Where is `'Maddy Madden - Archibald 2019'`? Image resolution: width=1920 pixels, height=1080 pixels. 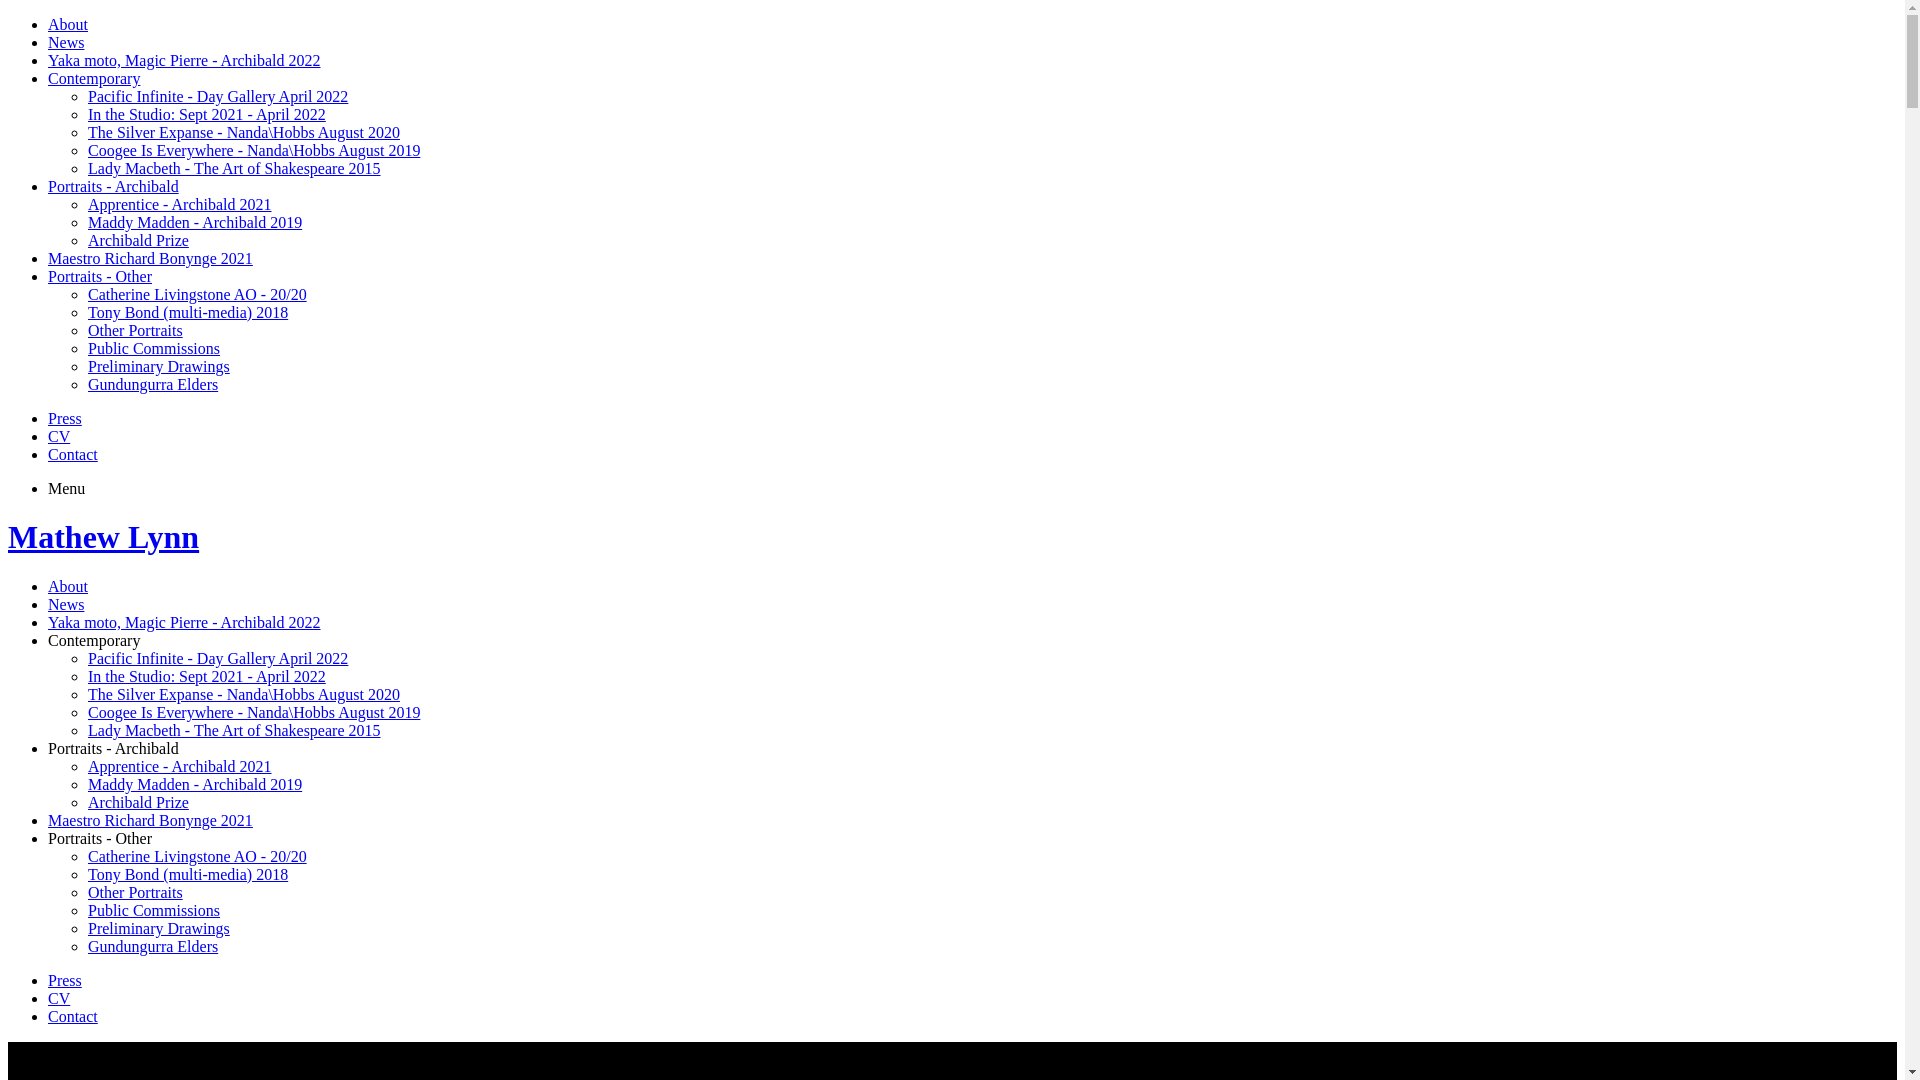
'Maddy Madden - Archibald 2019' is located at coordinates (86, 222).